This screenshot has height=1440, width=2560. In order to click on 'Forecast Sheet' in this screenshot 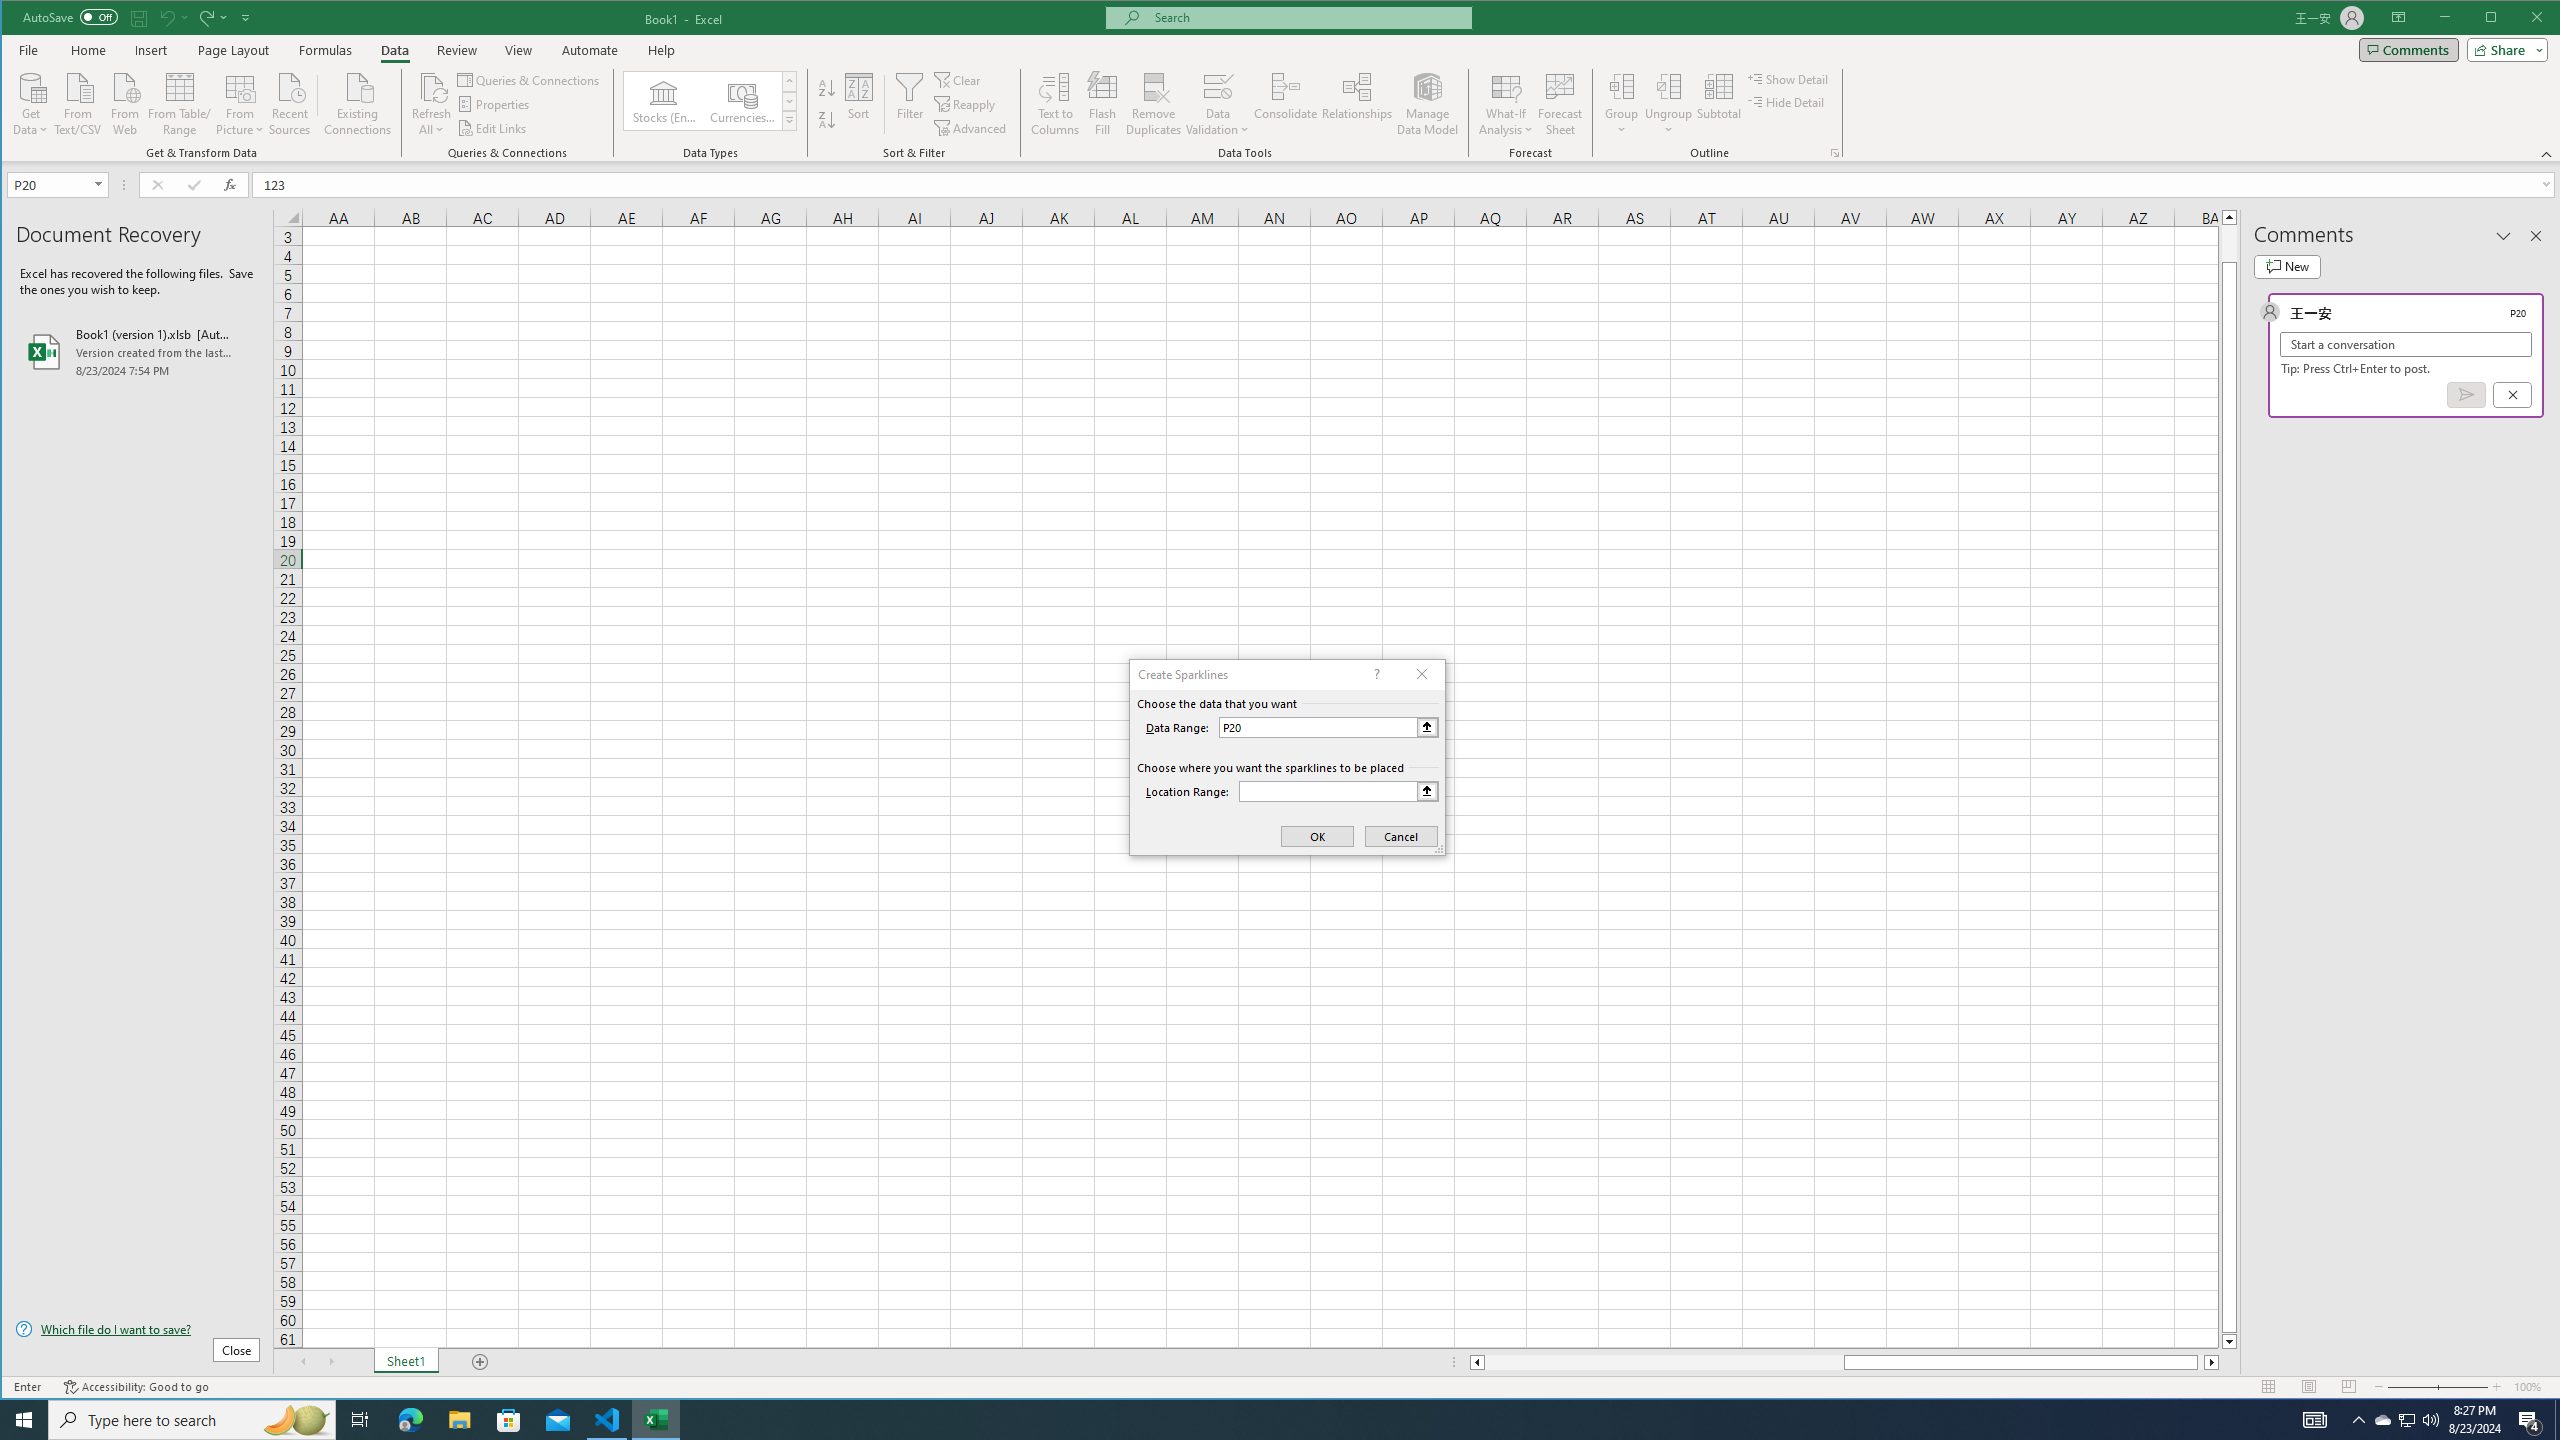, I will do `click(1560, 103)`.